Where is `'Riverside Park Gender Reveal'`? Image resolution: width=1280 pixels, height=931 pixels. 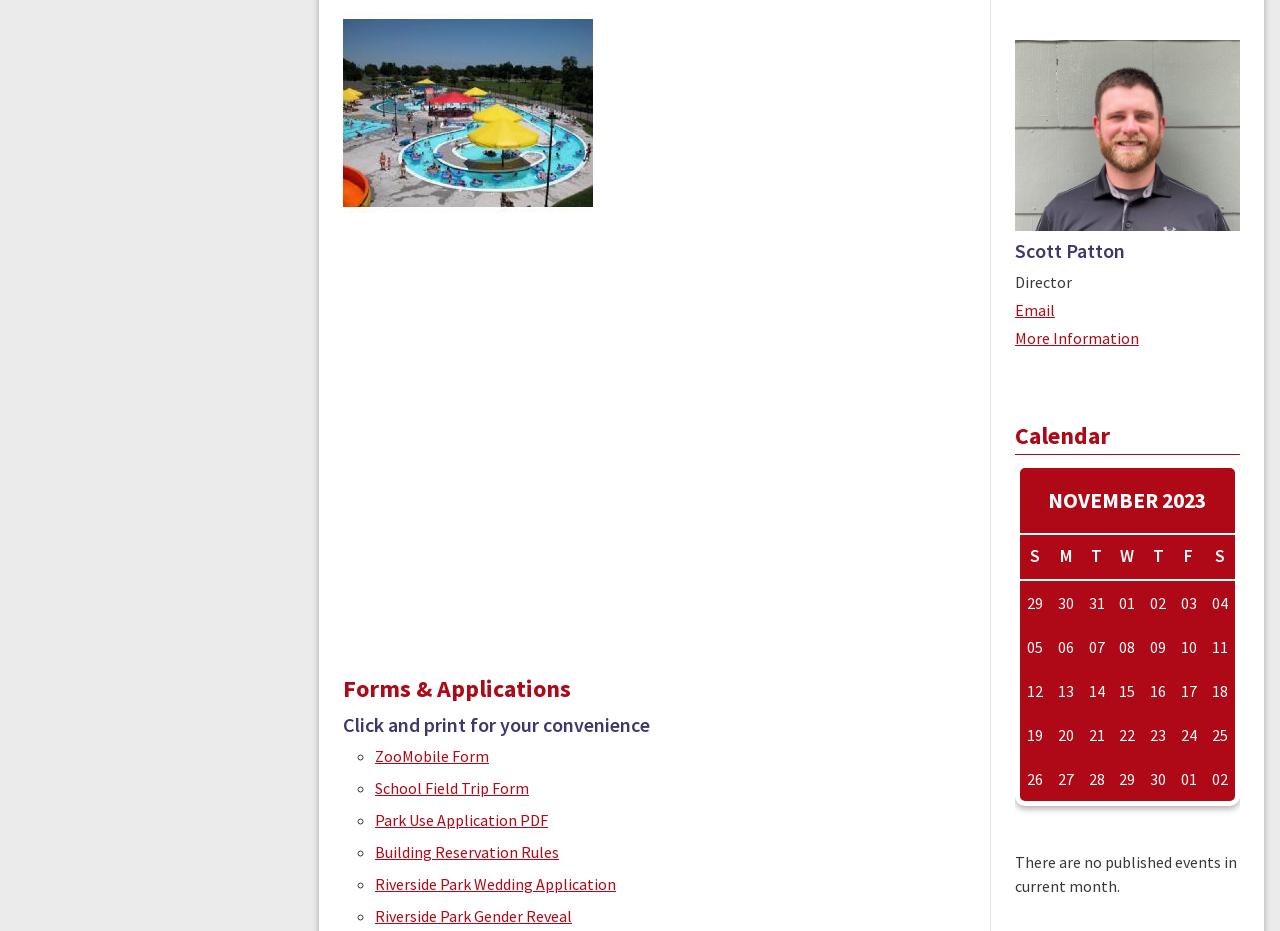
'Riverside Park Gender Reveal' is located at coordinates (472, 916).